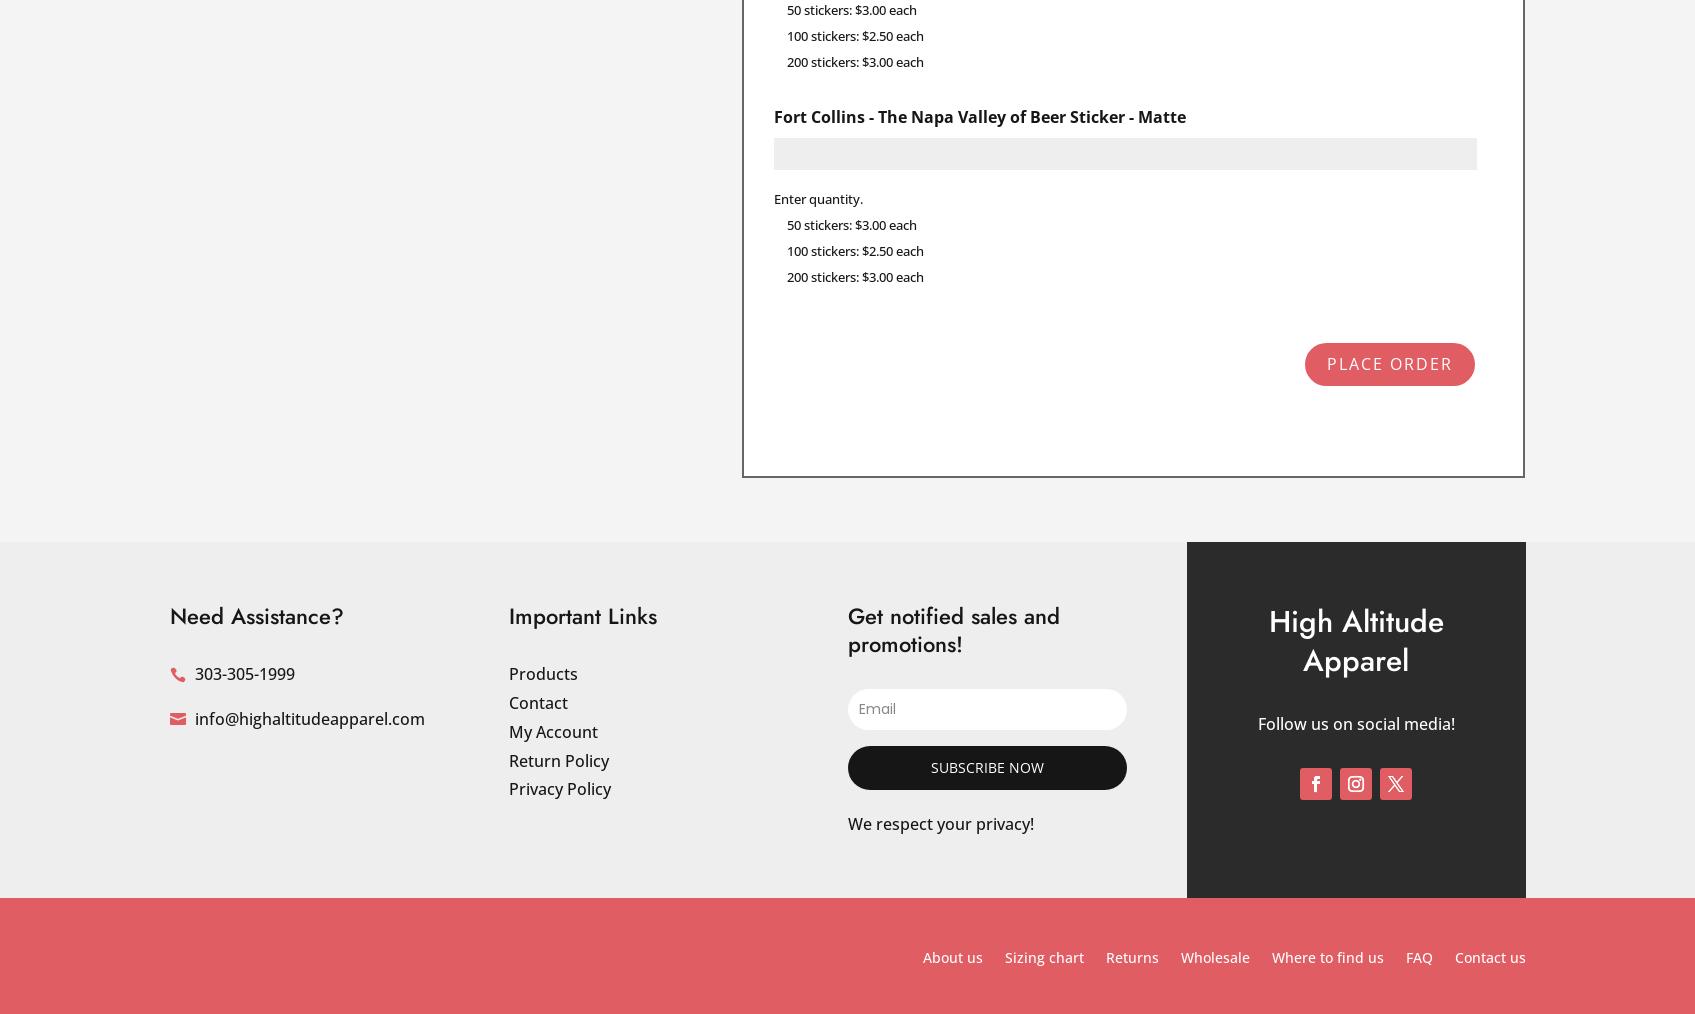  I want to click on 'Important Links', so click(582, 614).